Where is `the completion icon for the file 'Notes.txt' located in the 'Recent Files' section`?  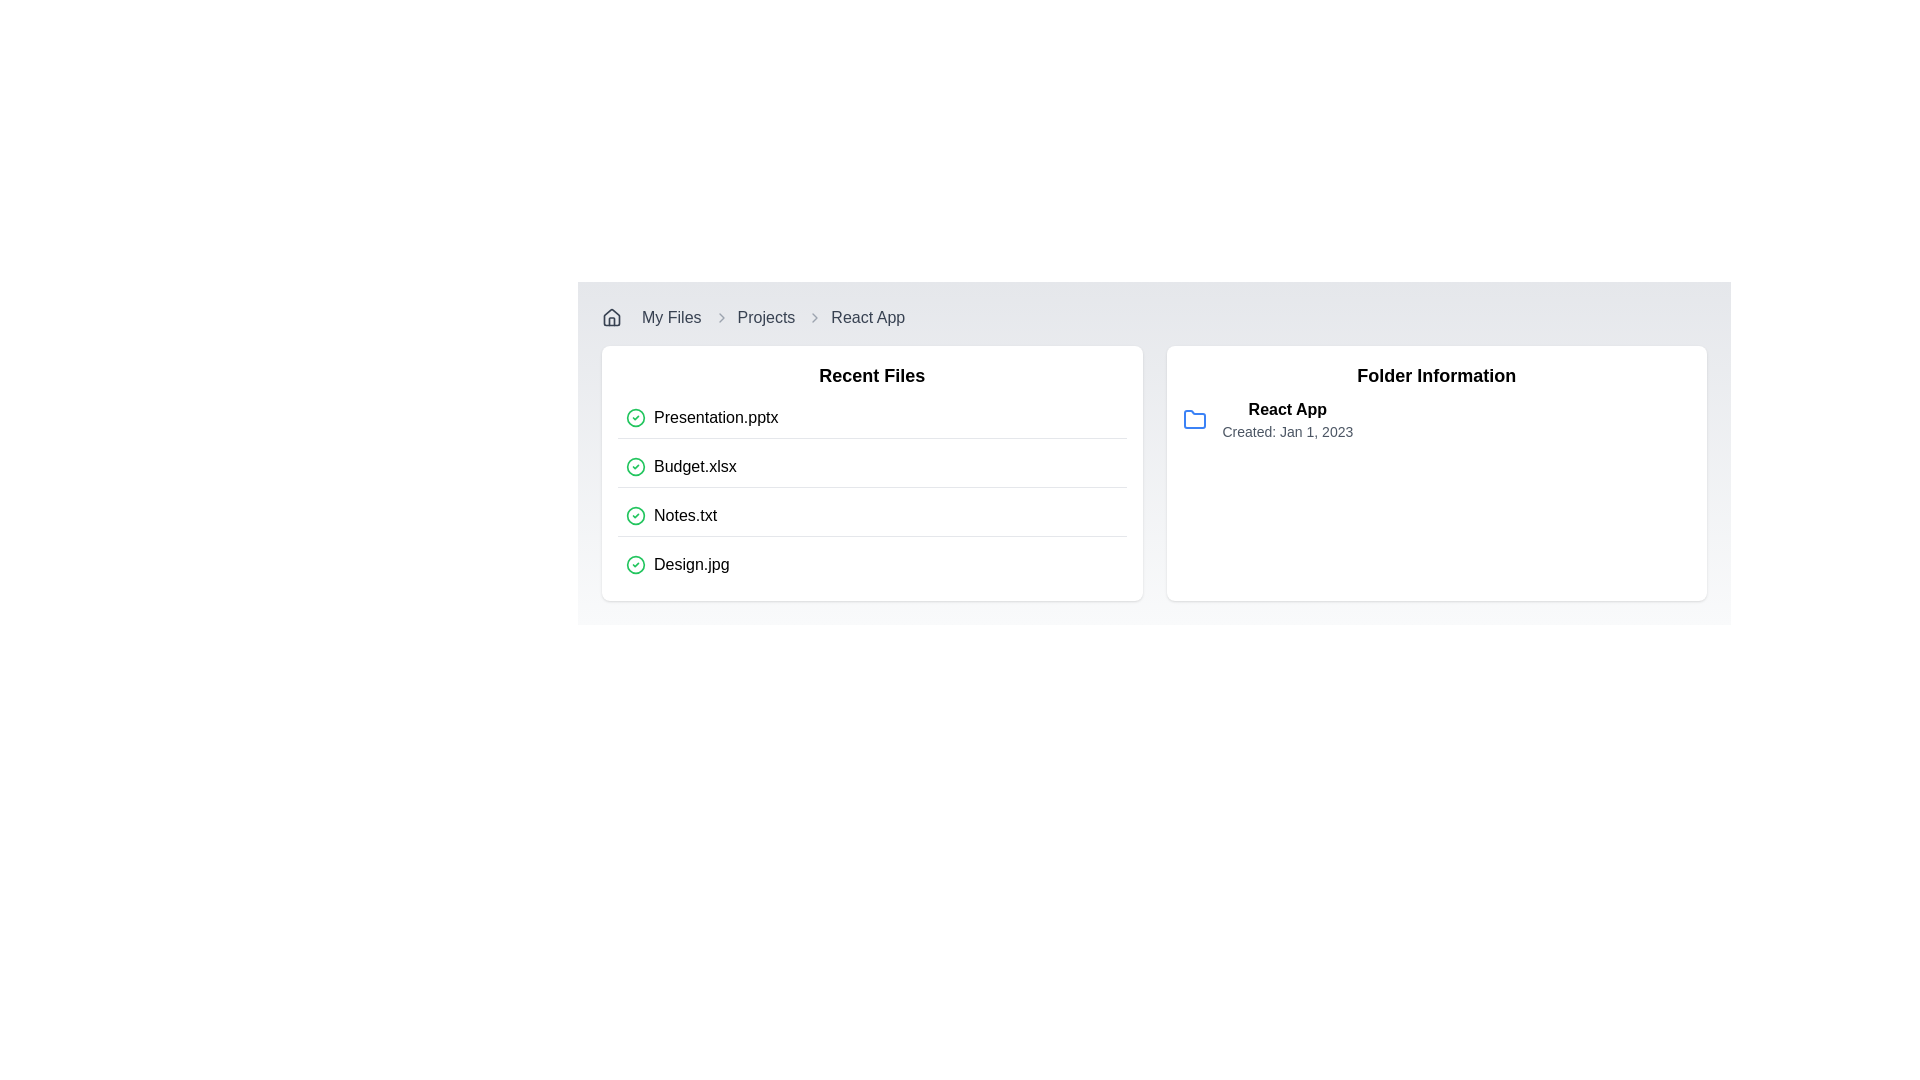 the completion icon for the file 'Notes.txt' located in the 'Recent Files' section is located at coordinates (634, 515).